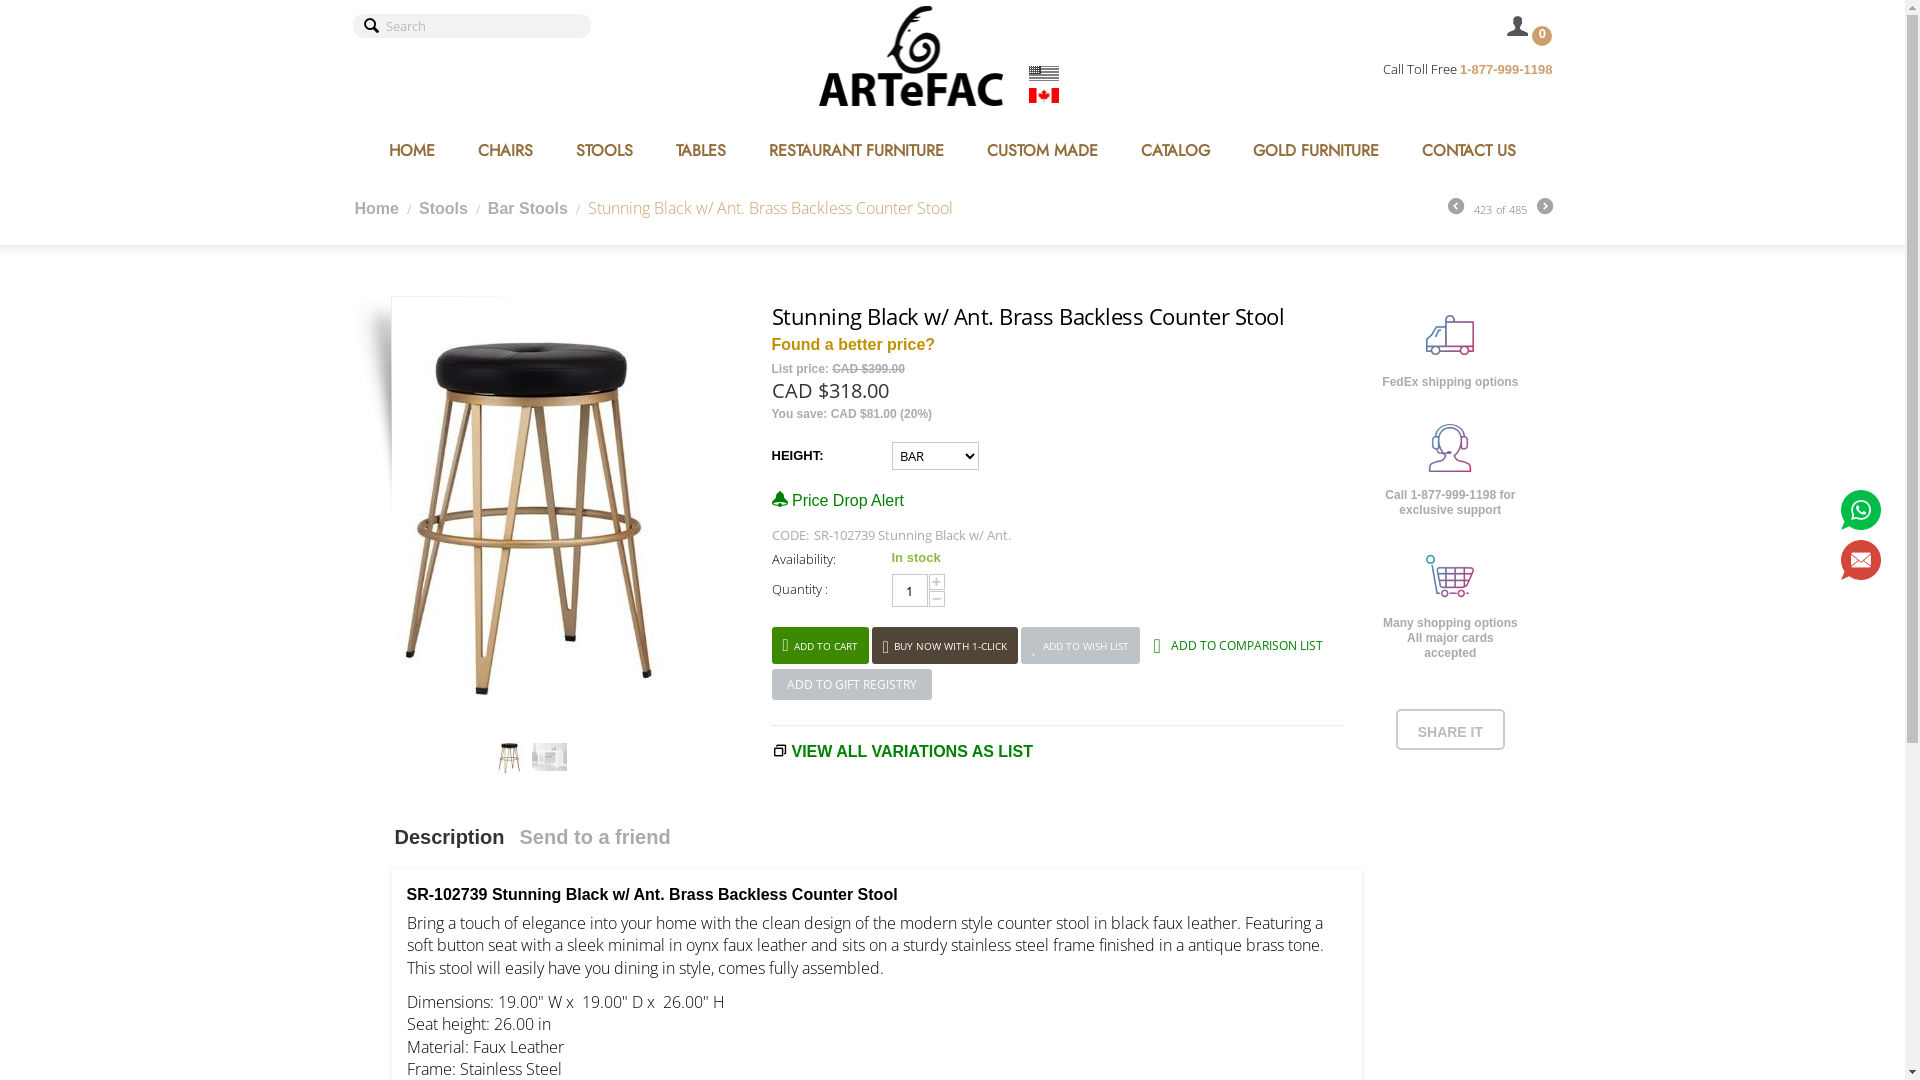 The width and height of the screenshot is (1920, 1080). Describe the element at coordinates (453, 847) in the screenshot. I see `'Description'` at that location.